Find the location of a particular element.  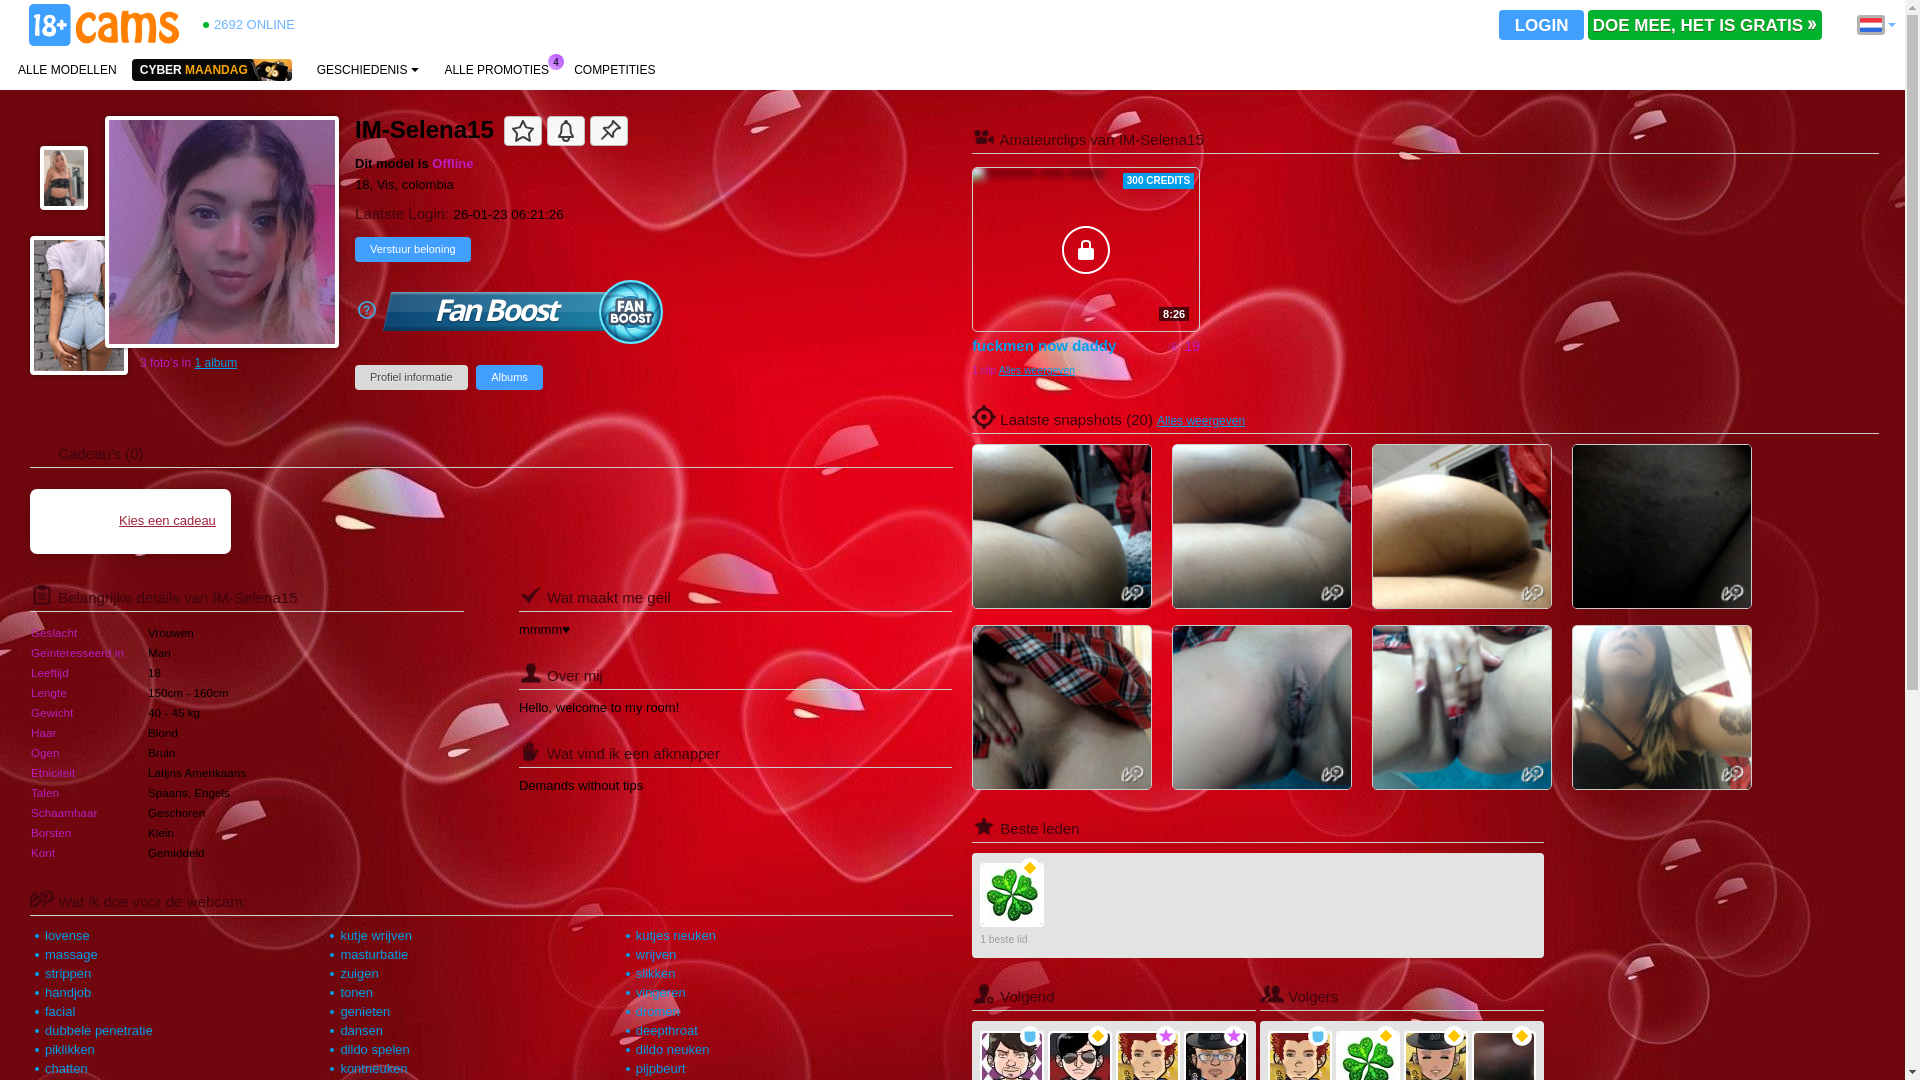

'tonen' is located at coordinates (356, 992).